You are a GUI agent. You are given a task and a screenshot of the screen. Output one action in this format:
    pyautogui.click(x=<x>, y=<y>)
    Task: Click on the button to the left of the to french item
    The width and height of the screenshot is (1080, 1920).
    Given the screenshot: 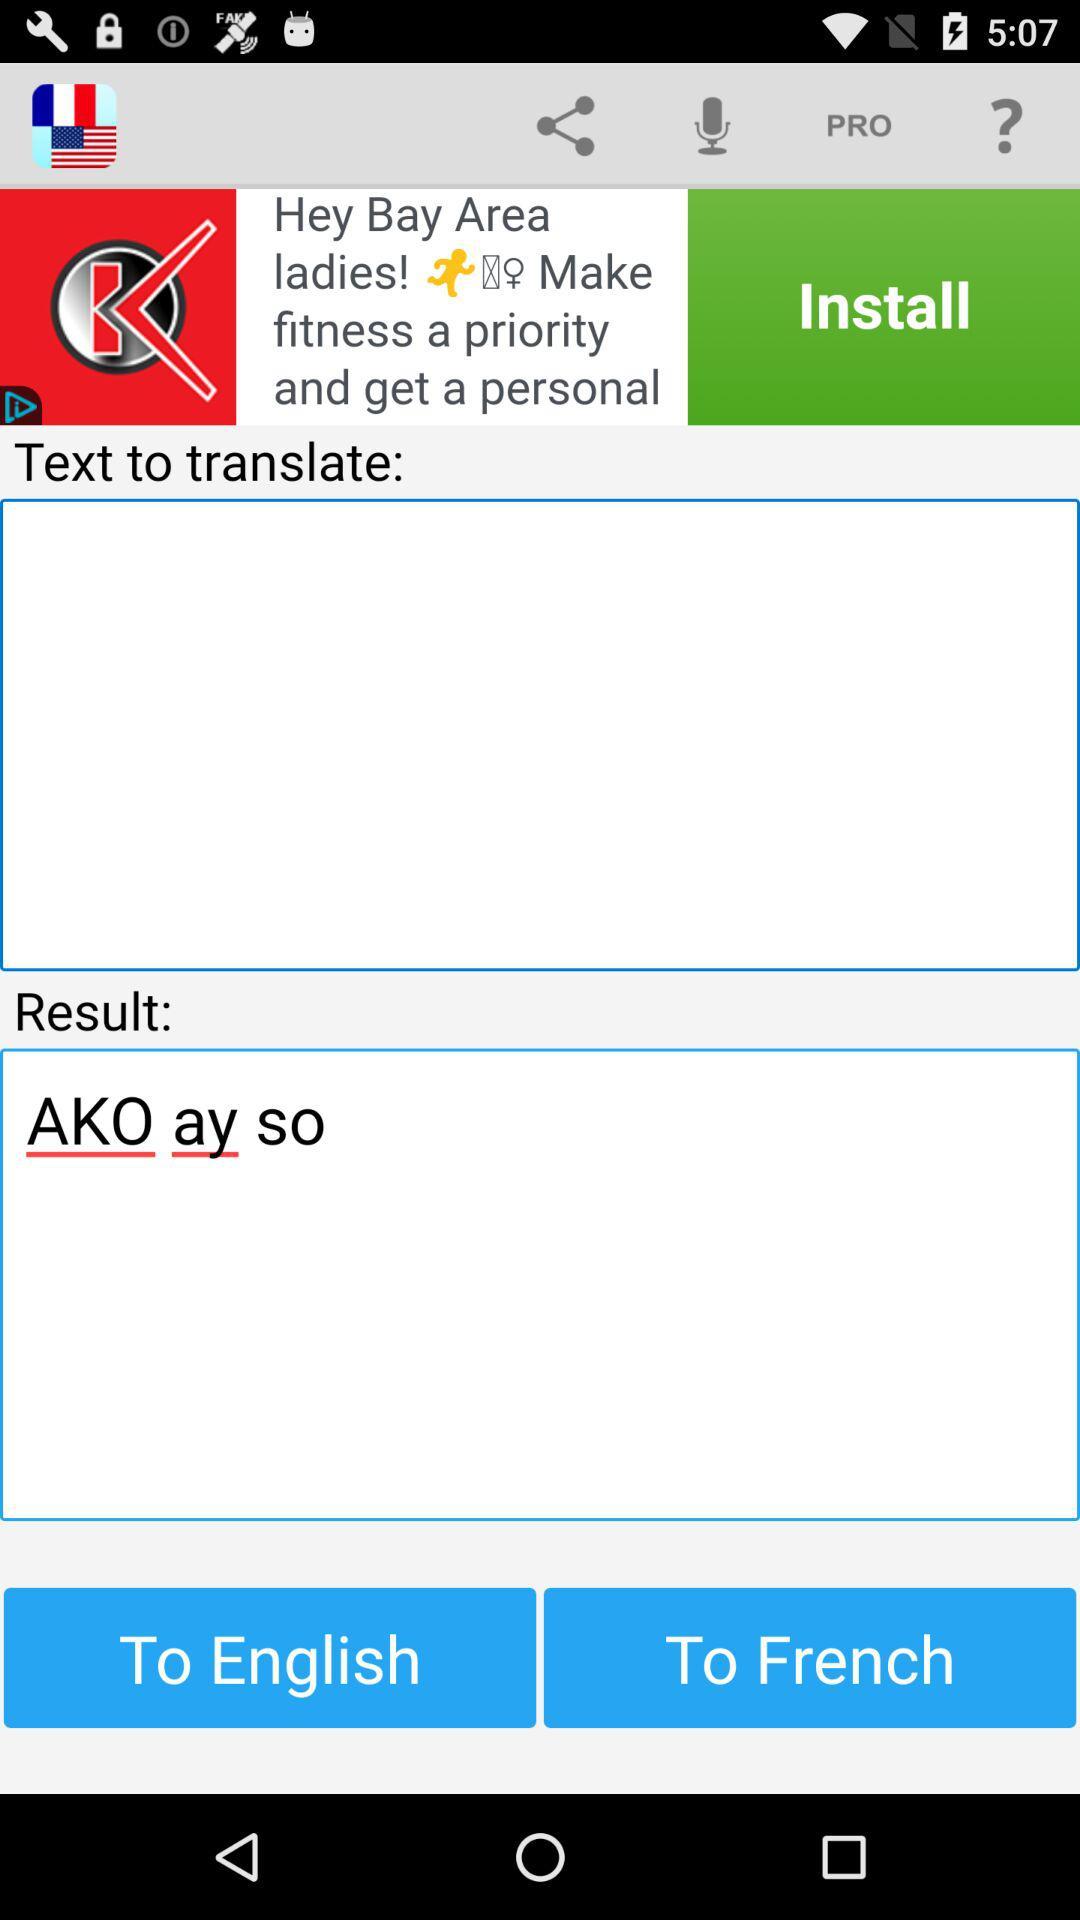 What is the action you would take?
    pyautogui.click(x=270, y=1657)
    